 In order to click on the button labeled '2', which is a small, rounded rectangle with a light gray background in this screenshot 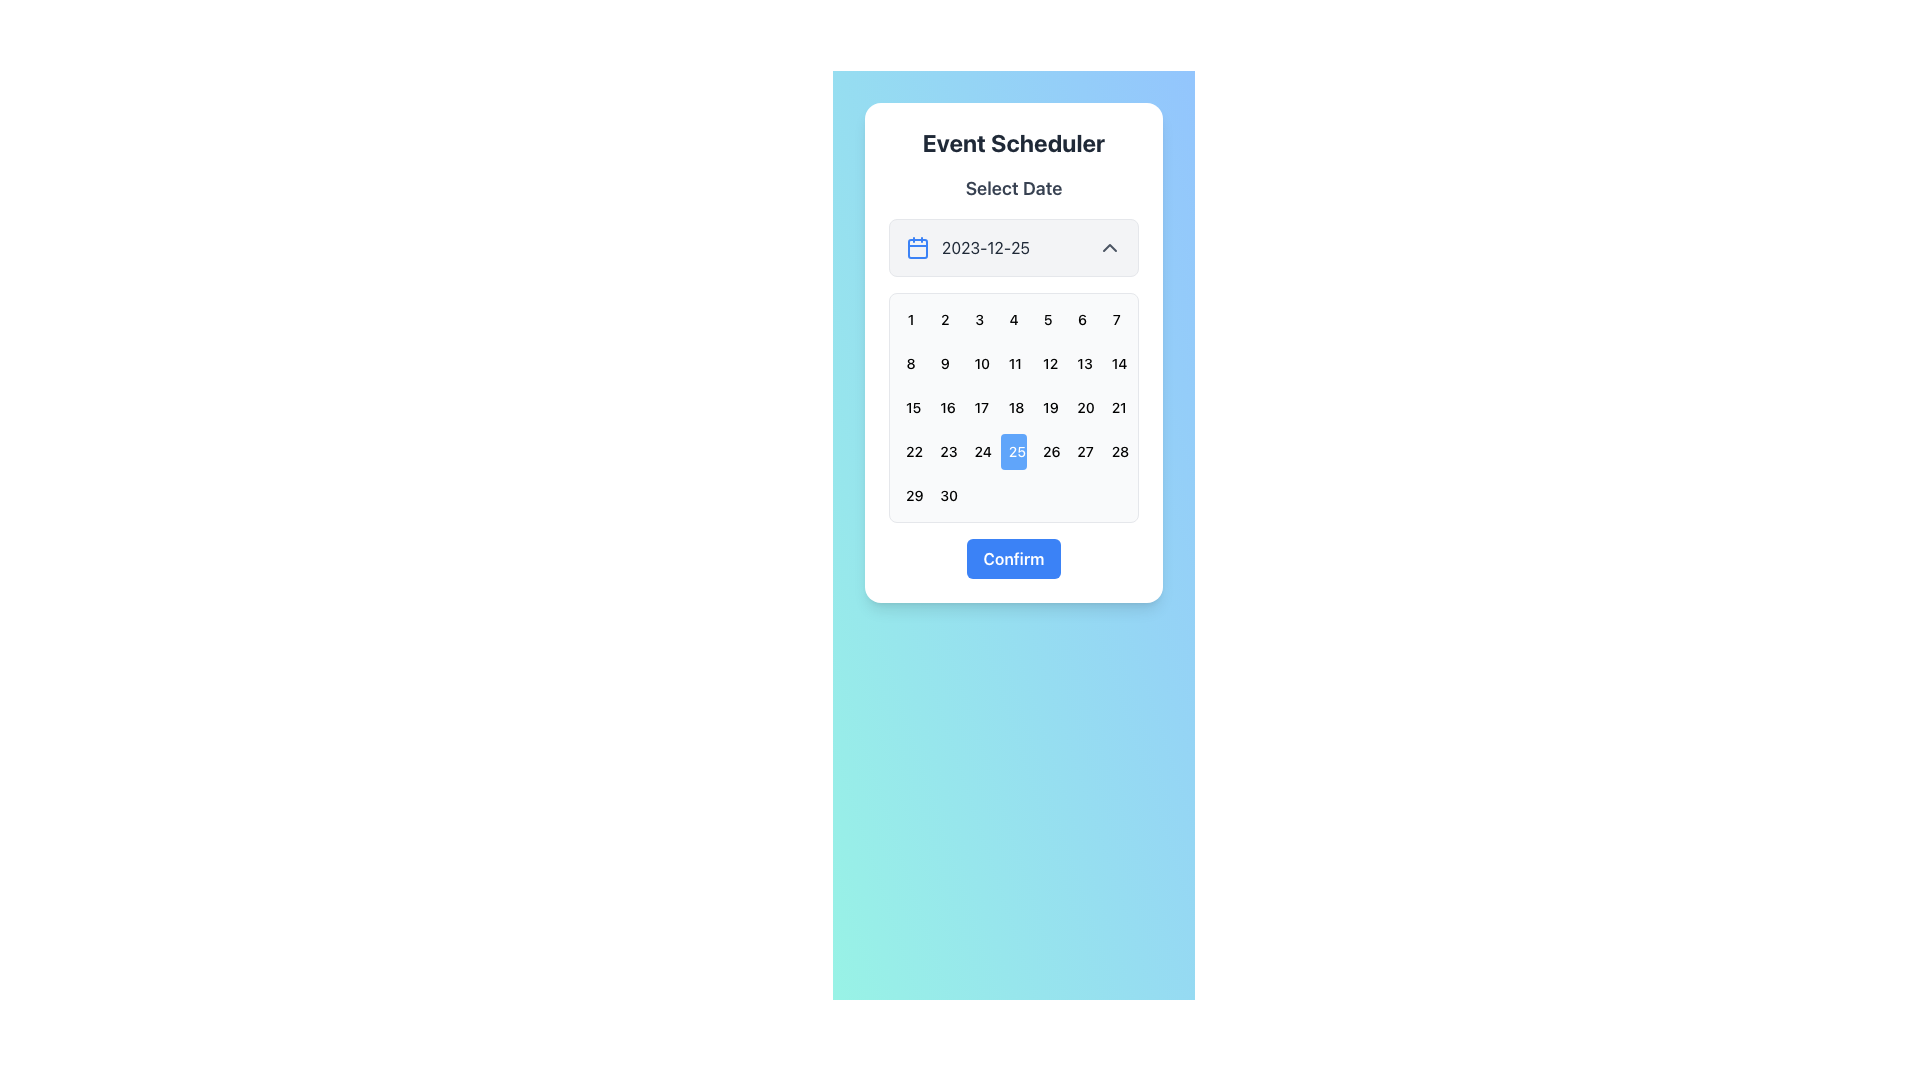, I will do `click(944, 319)`.